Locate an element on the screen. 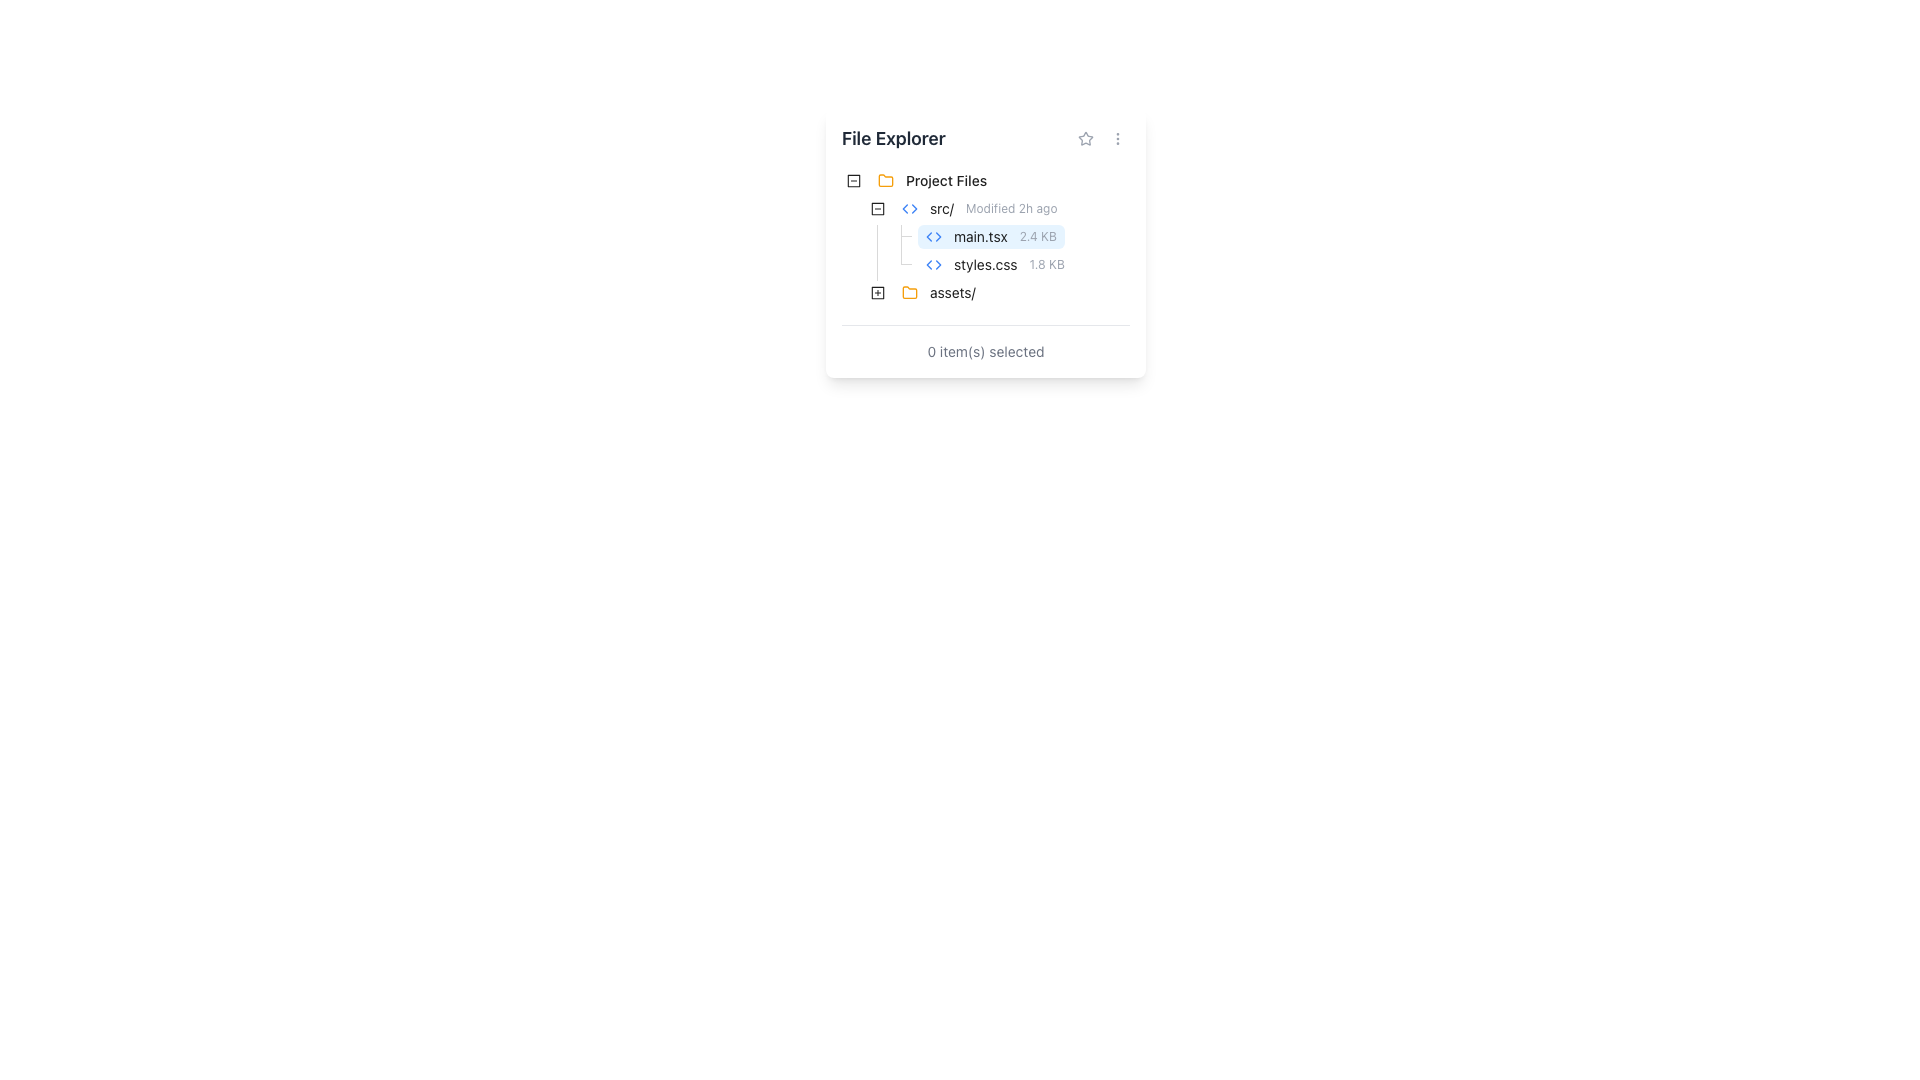 The height and width of the screenshot is (1080, 1920). the Icon button resembling a minus symbol inside a square, located in the middle of the expandable folder tree structure in the 'File Explorer' component is located at coordinates (878, 208).